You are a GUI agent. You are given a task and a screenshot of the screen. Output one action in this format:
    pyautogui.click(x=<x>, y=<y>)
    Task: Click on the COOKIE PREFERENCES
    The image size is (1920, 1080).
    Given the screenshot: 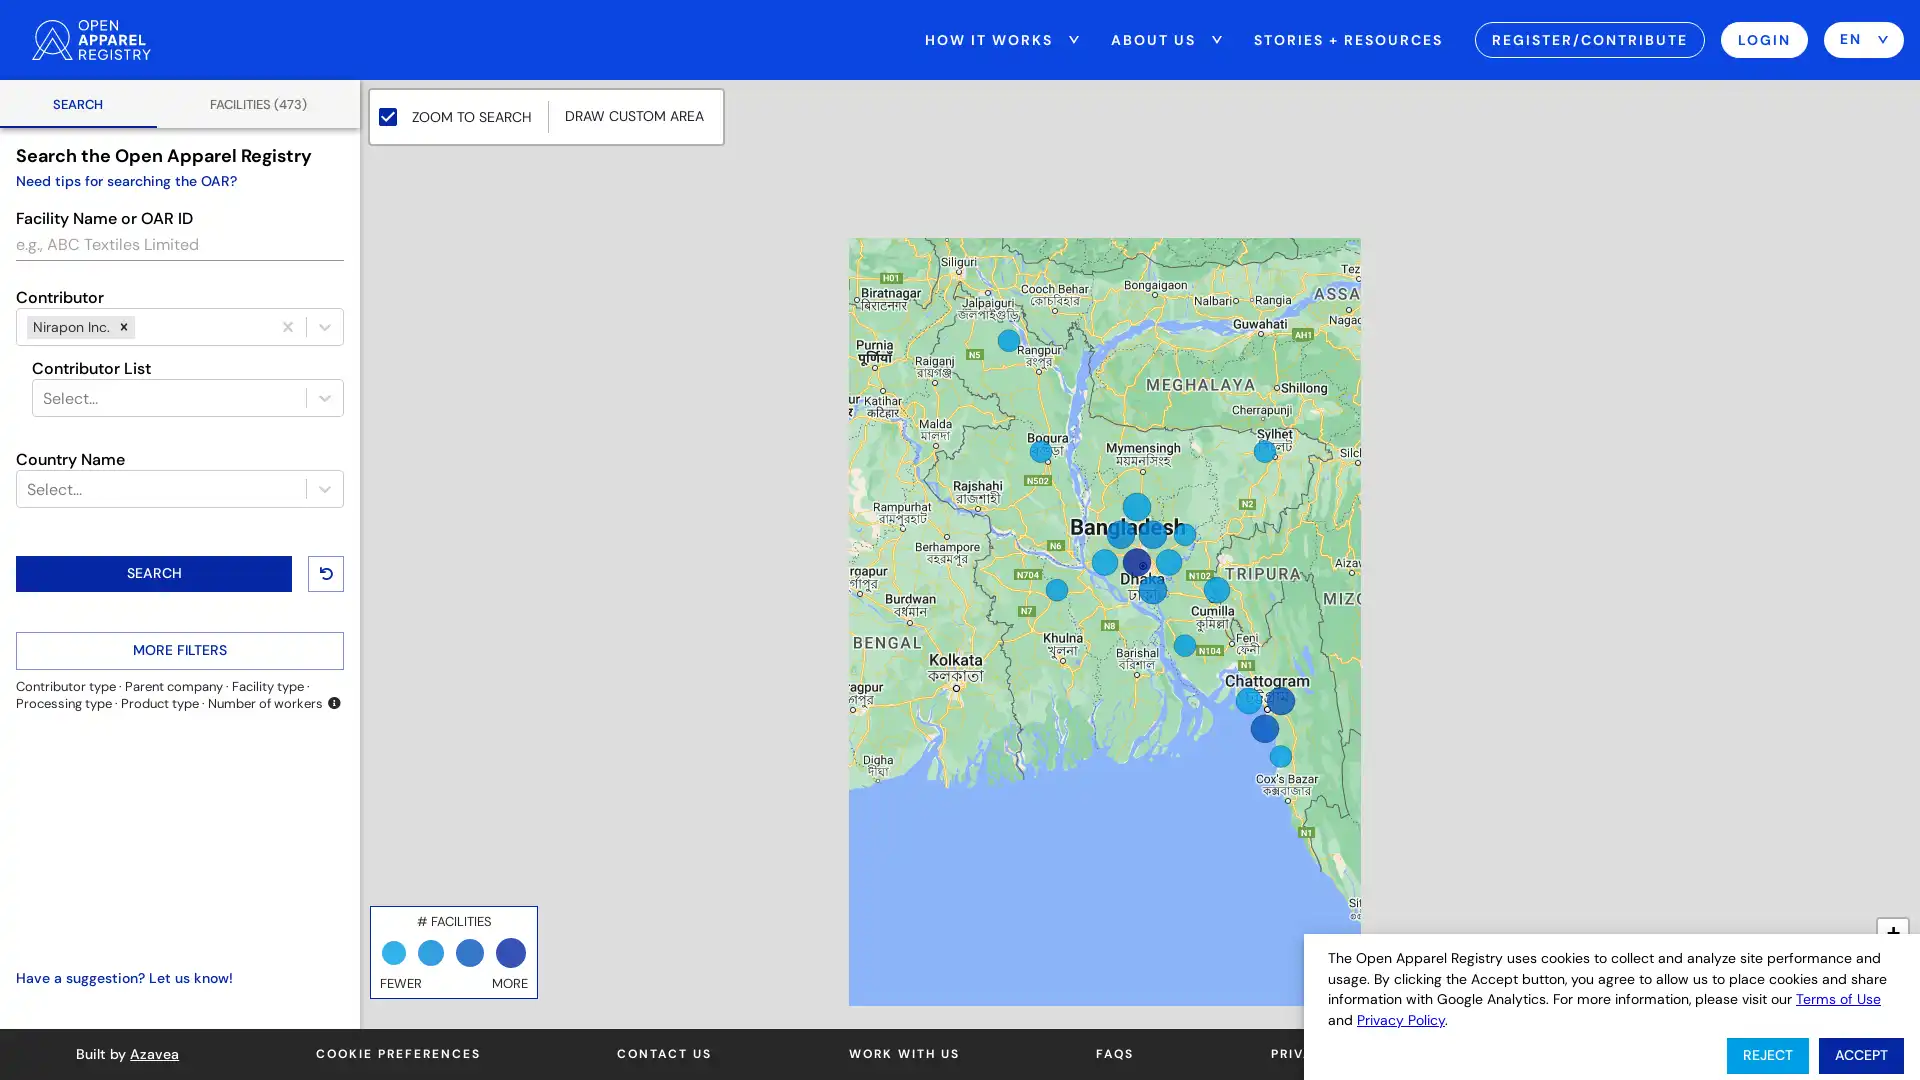 What is the action you would take?
    pyautogui.click(x=397, y=1052)
    